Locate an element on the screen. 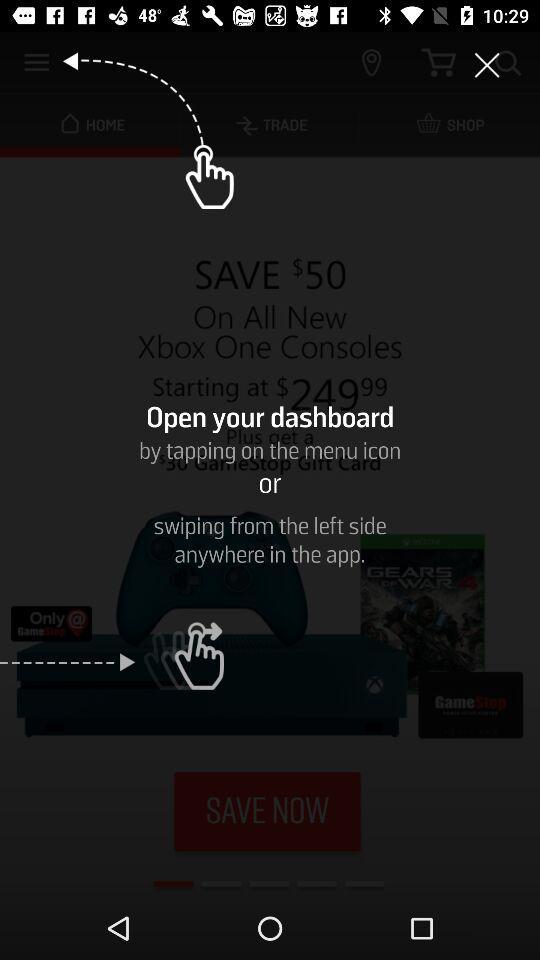  the close icon is located at coordinates (486, 65).